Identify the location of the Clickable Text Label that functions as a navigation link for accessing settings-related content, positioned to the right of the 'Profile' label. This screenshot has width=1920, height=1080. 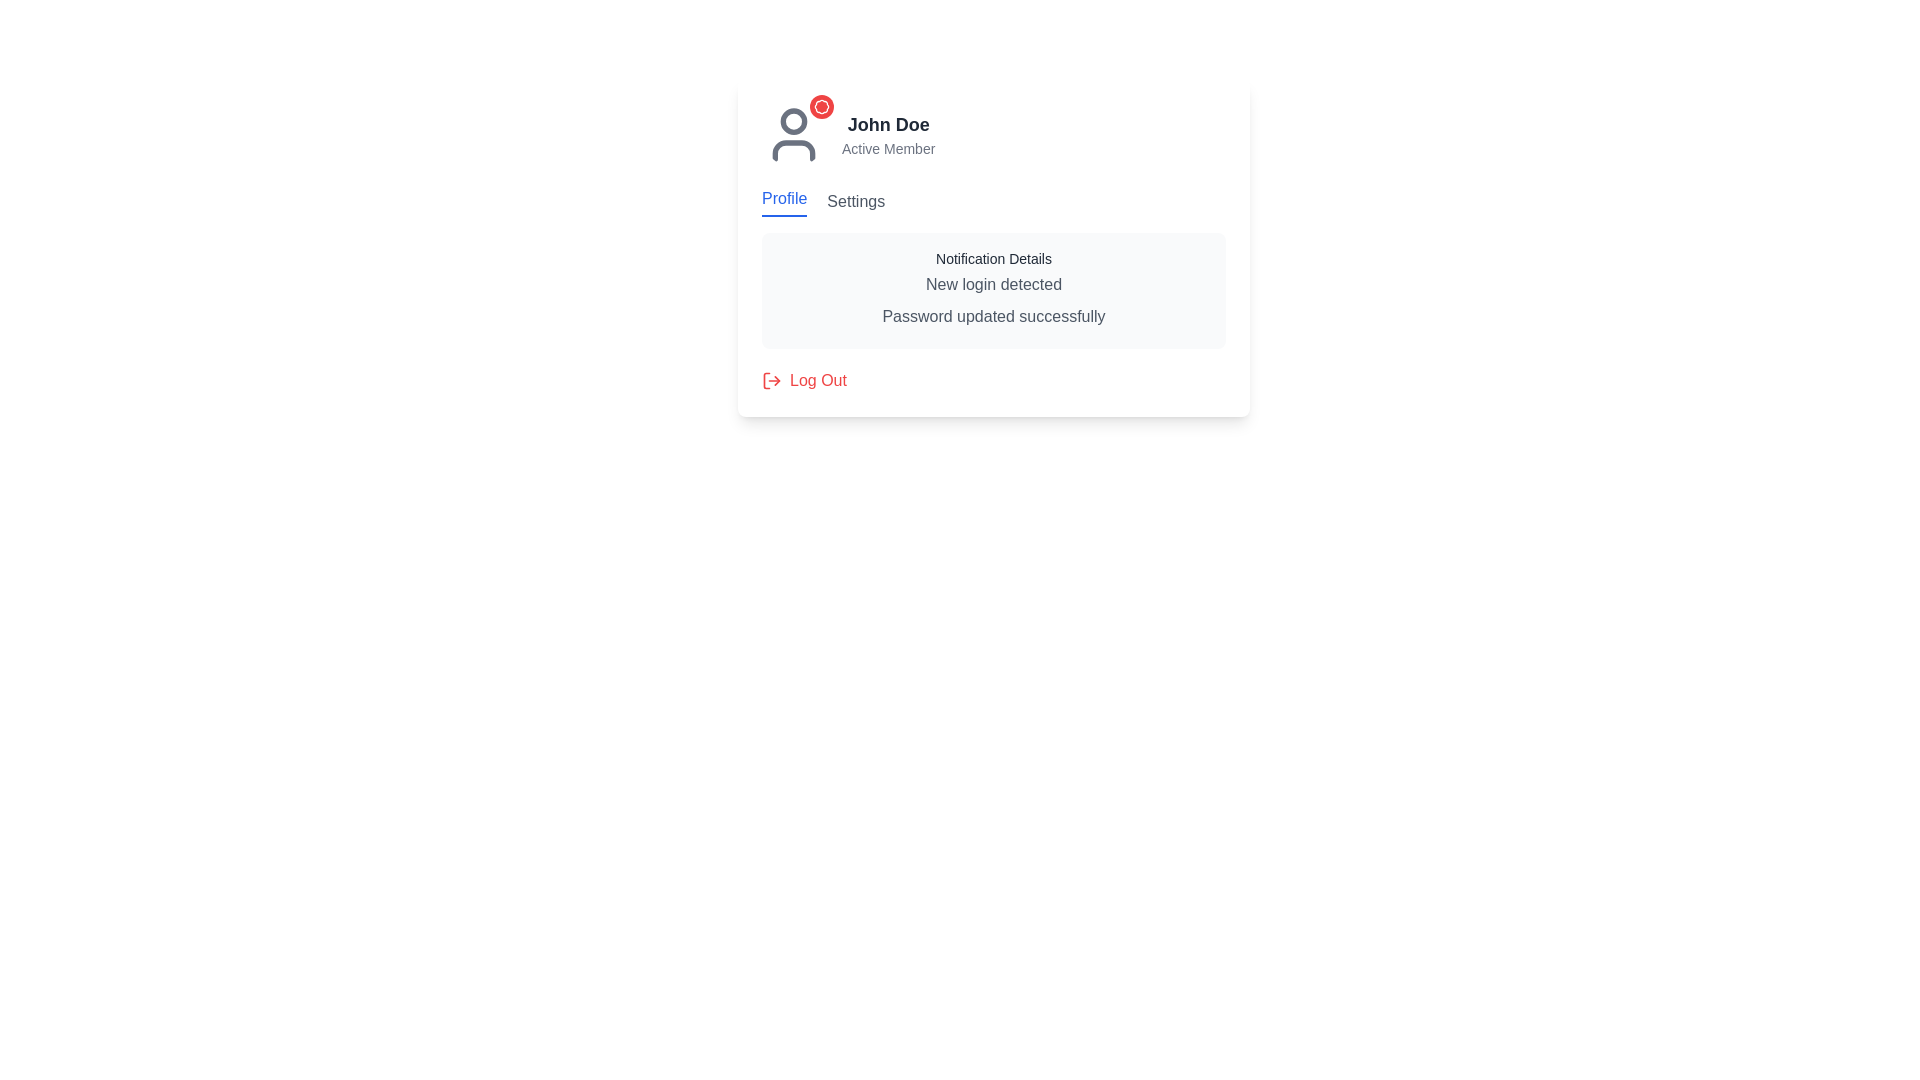
(856, 201).